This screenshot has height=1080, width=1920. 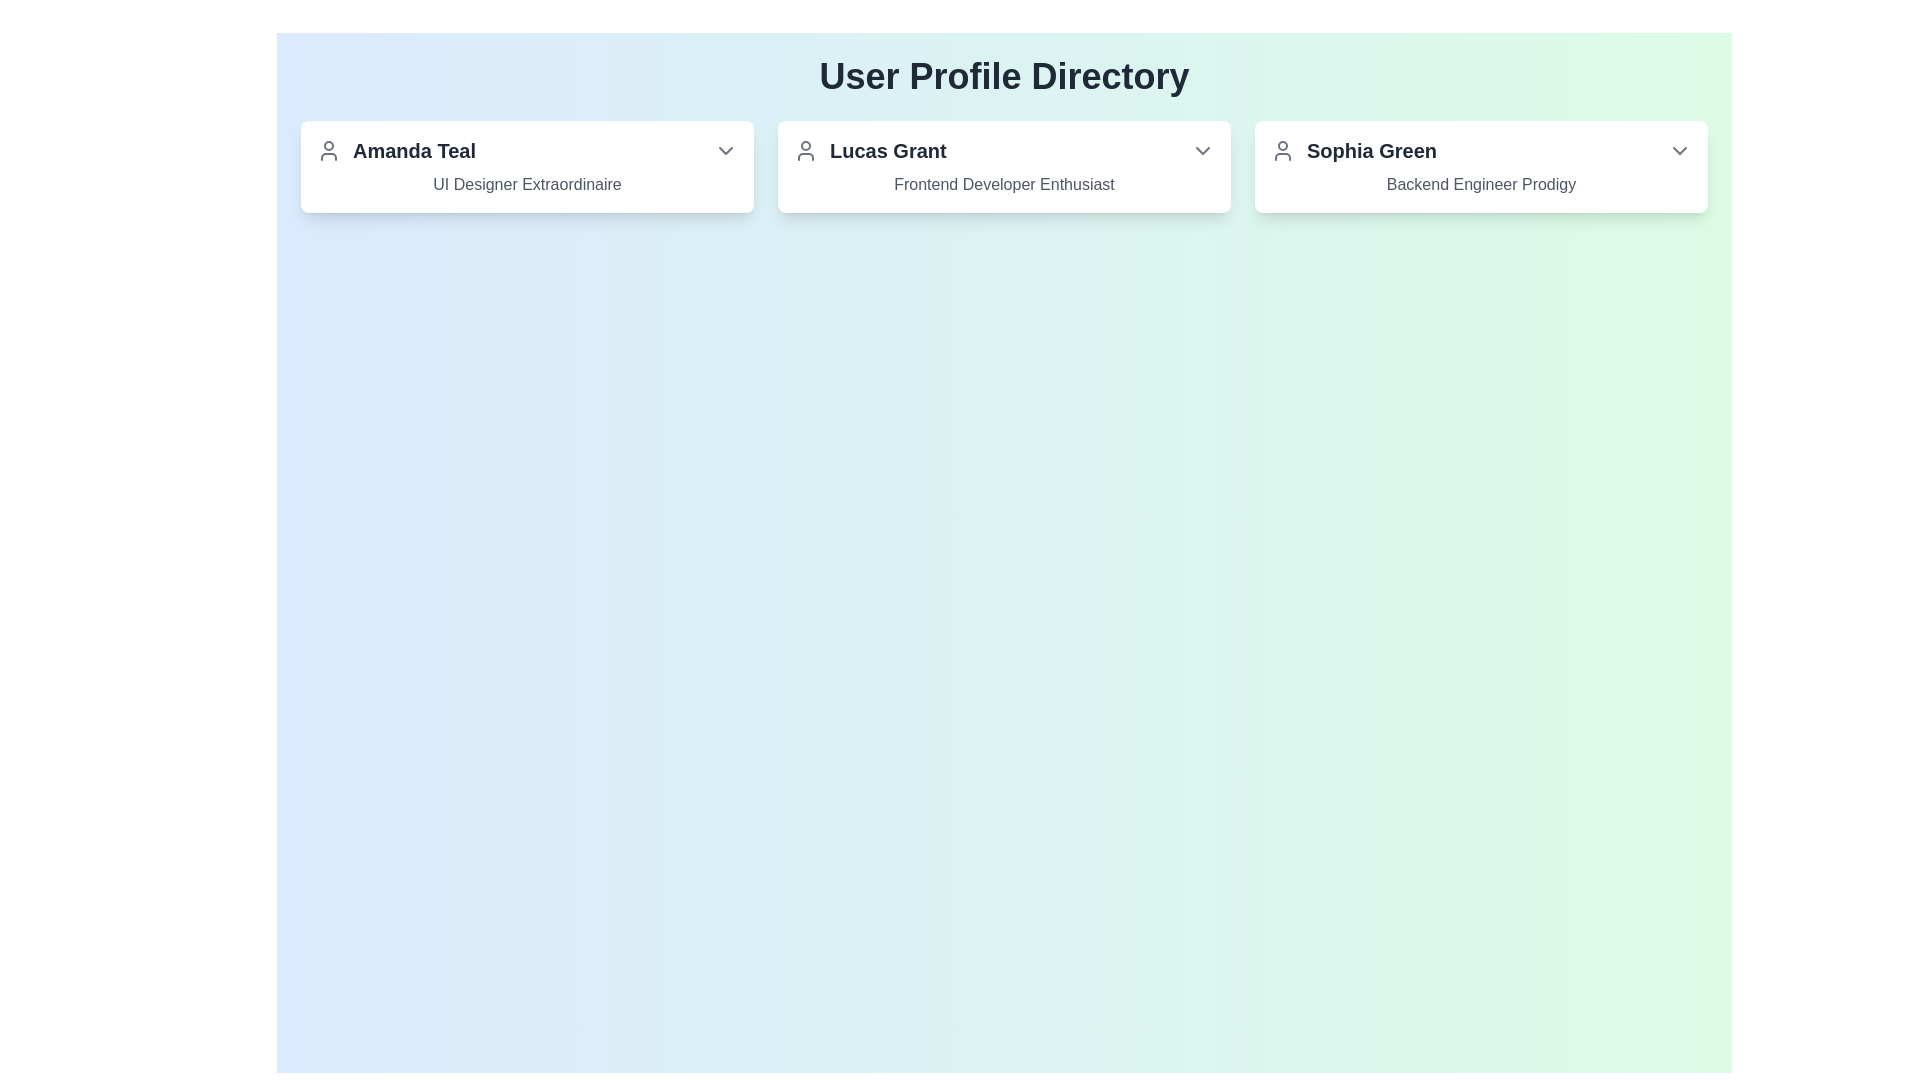 What do you see at coordinates (1004, 76) in the screenshot?
I see `the bold, large-sized text area displaying 'User Profile Directory' that is centrally aligned at the top-center of the page` at bounding box center [1004, 76].